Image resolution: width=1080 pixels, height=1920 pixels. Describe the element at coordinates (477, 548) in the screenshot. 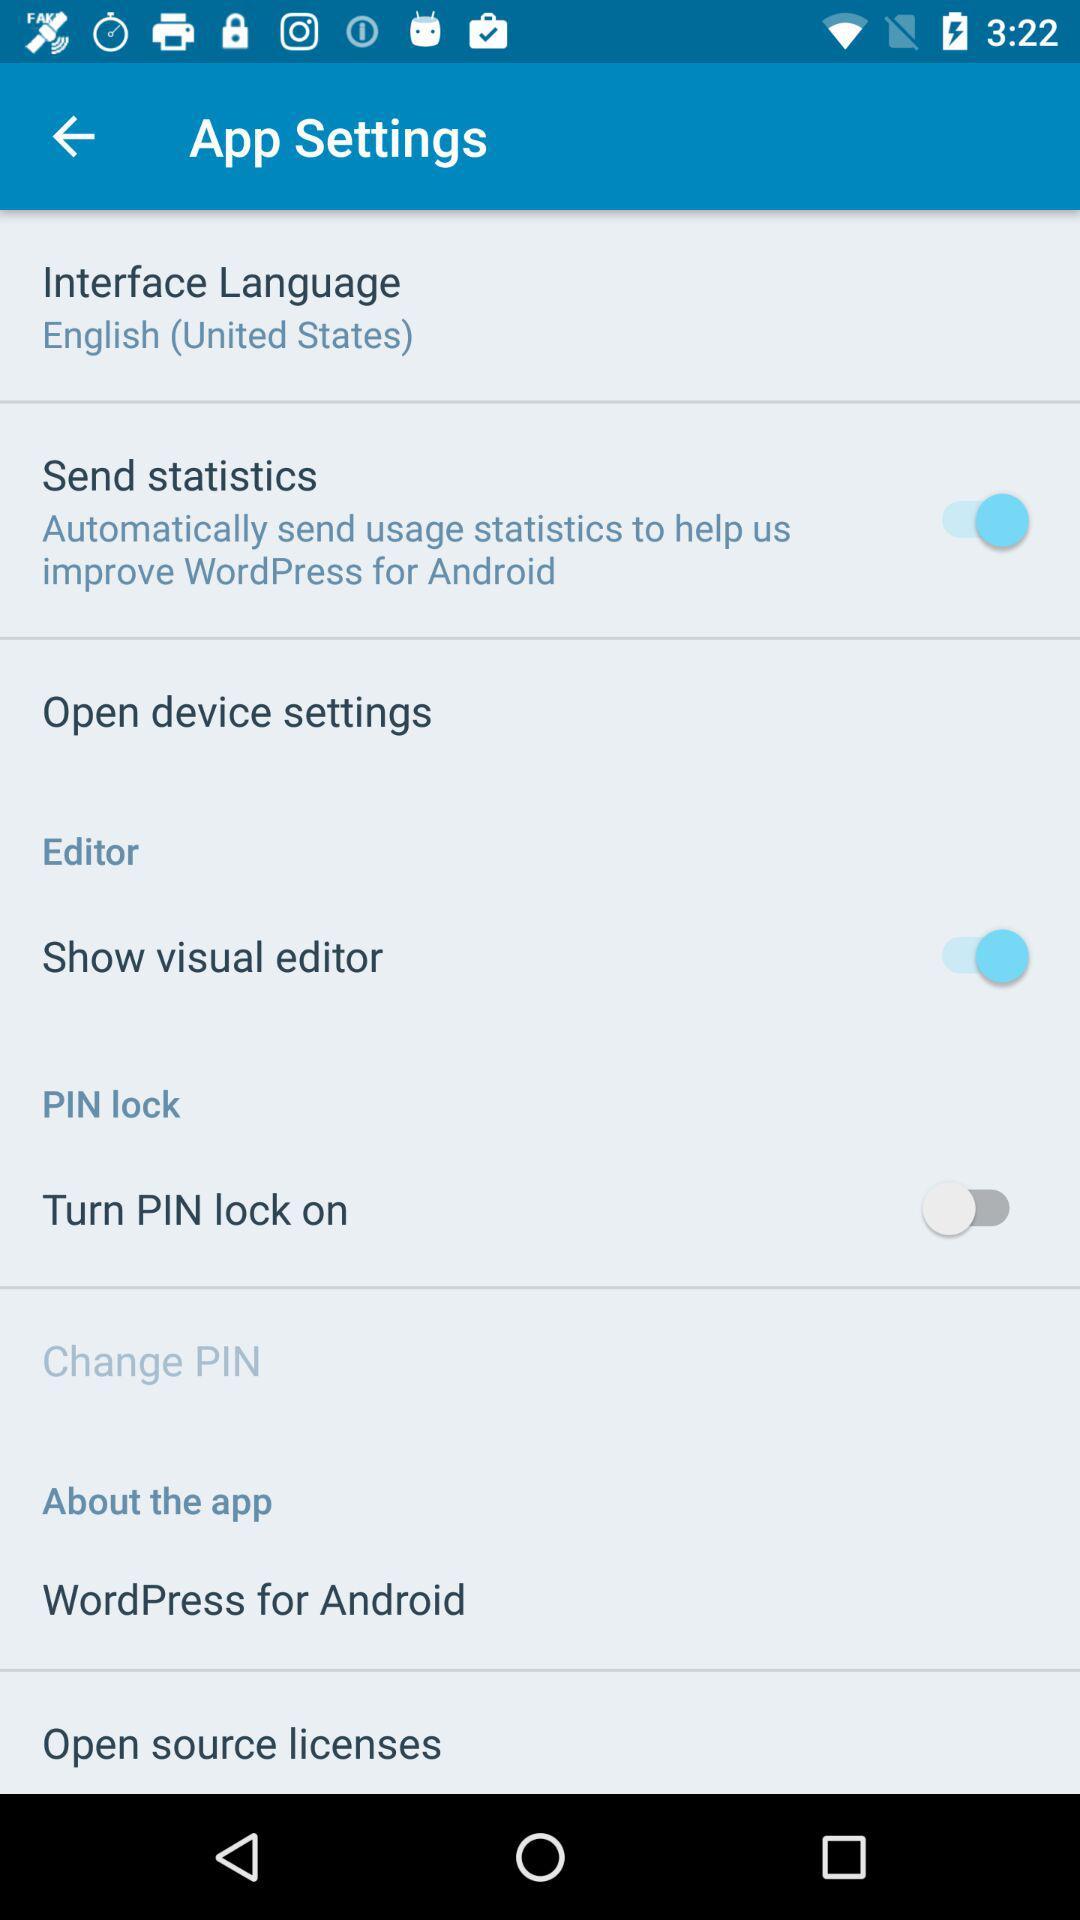

I see `the icon above the open device settings` at that location.